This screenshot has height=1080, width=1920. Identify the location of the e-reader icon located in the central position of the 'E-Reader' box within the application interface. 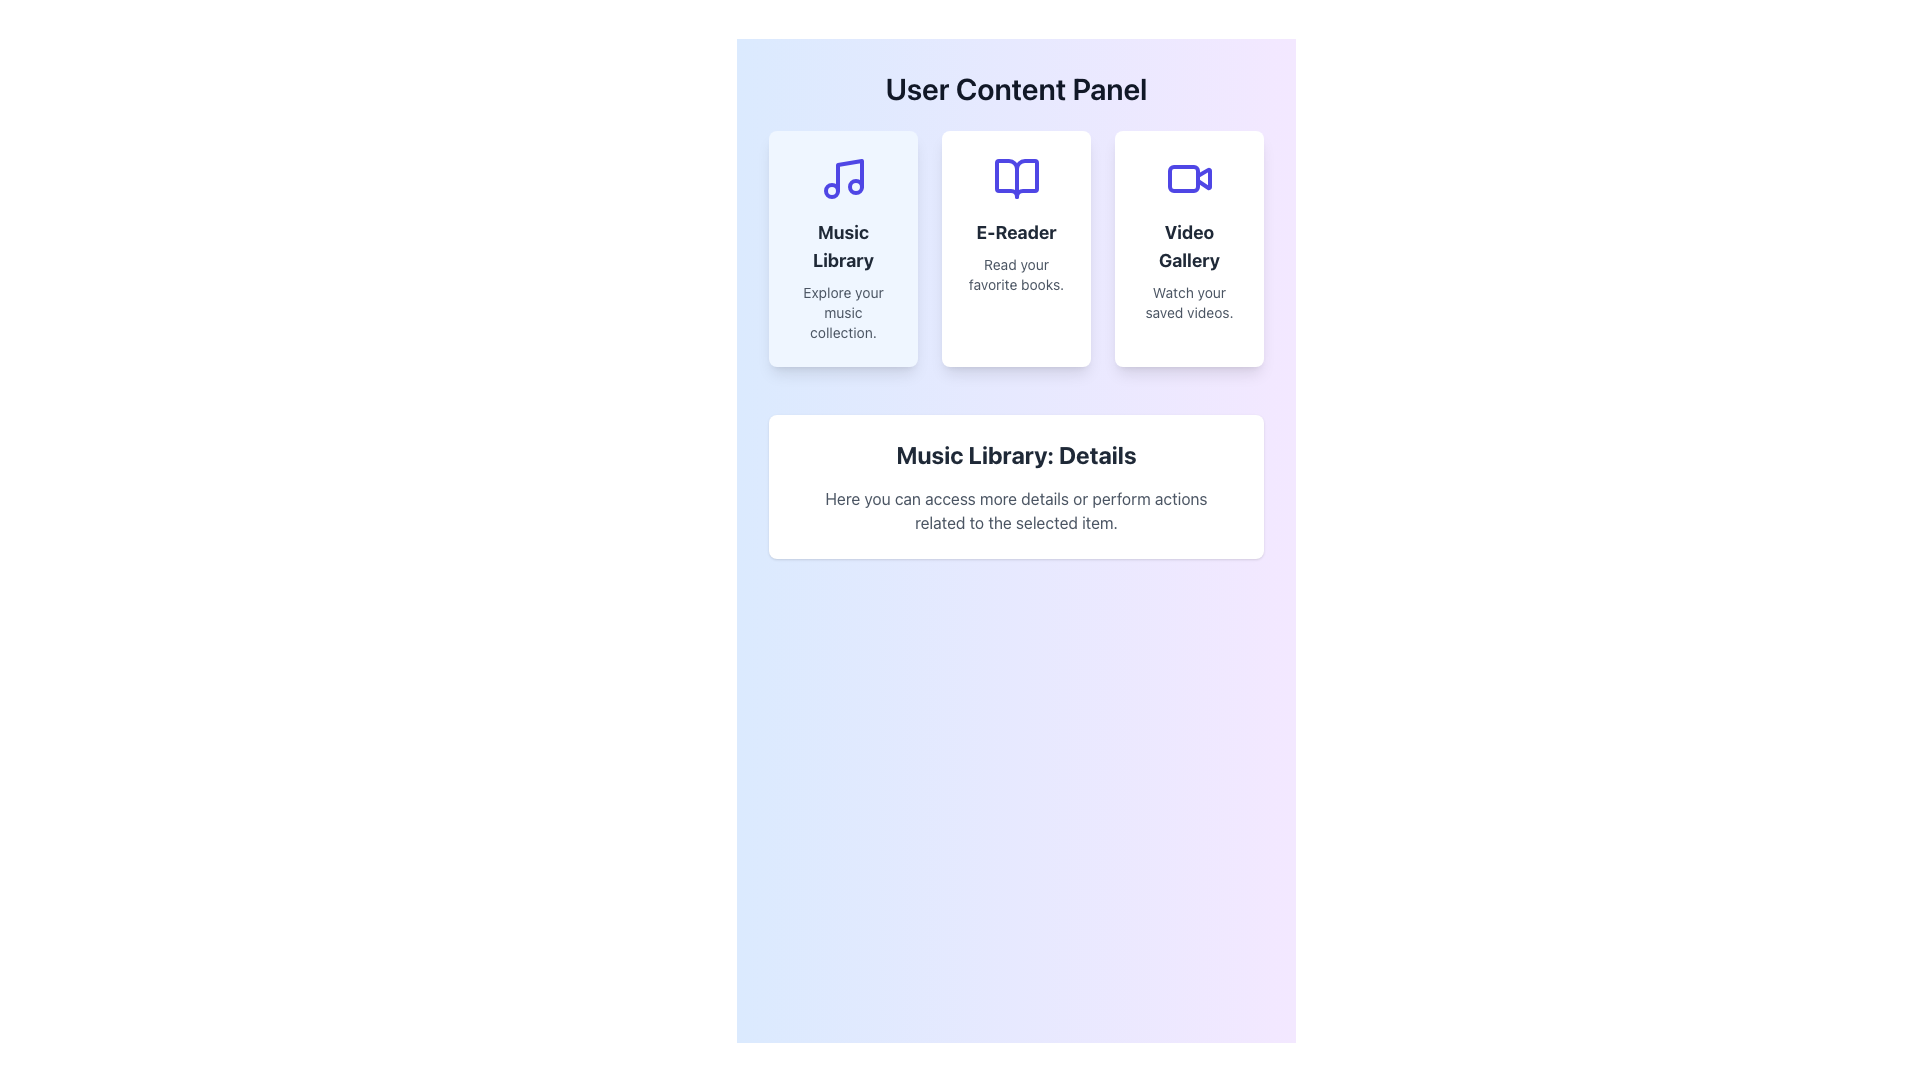
(1016, 177).